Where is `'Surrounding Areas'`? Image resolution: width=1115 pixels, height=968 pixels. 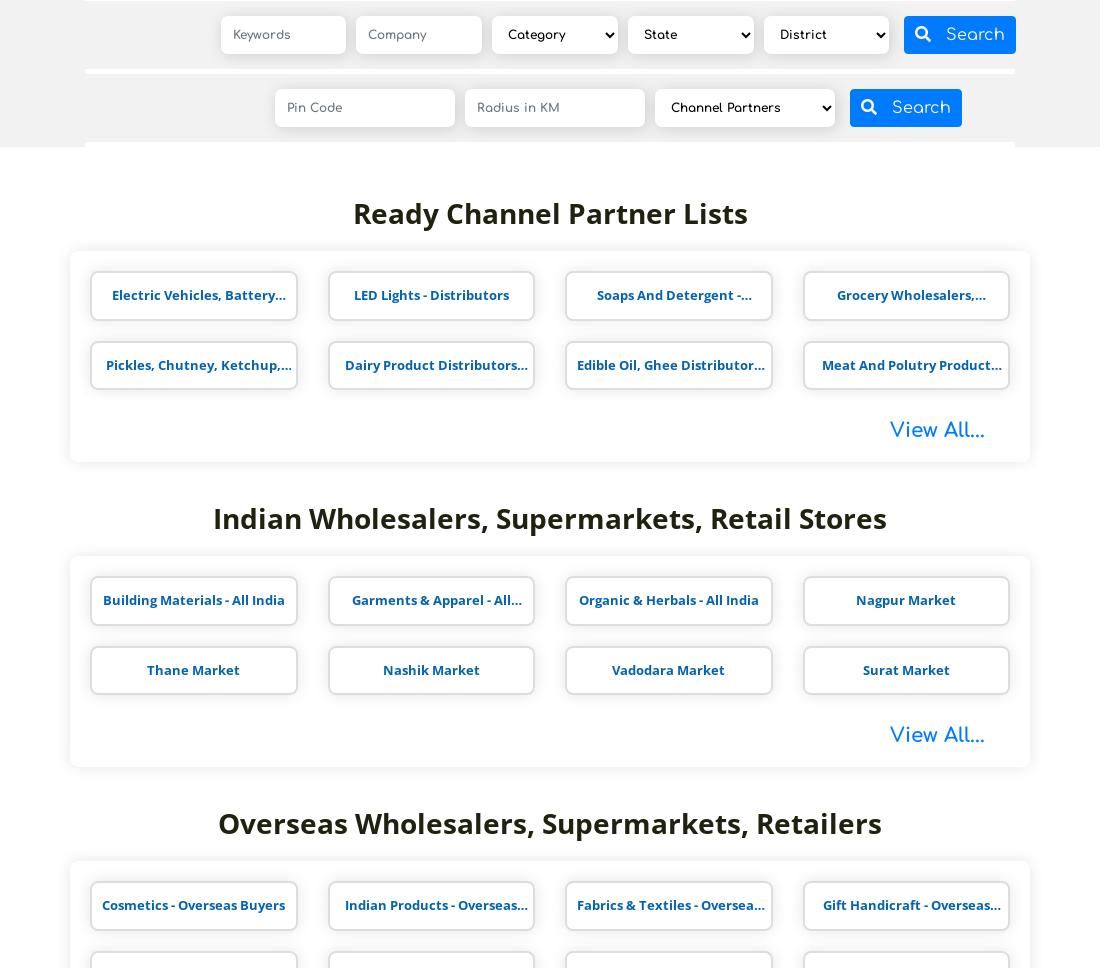
'Surrounding Areas' is located at coordinates (169, 145).